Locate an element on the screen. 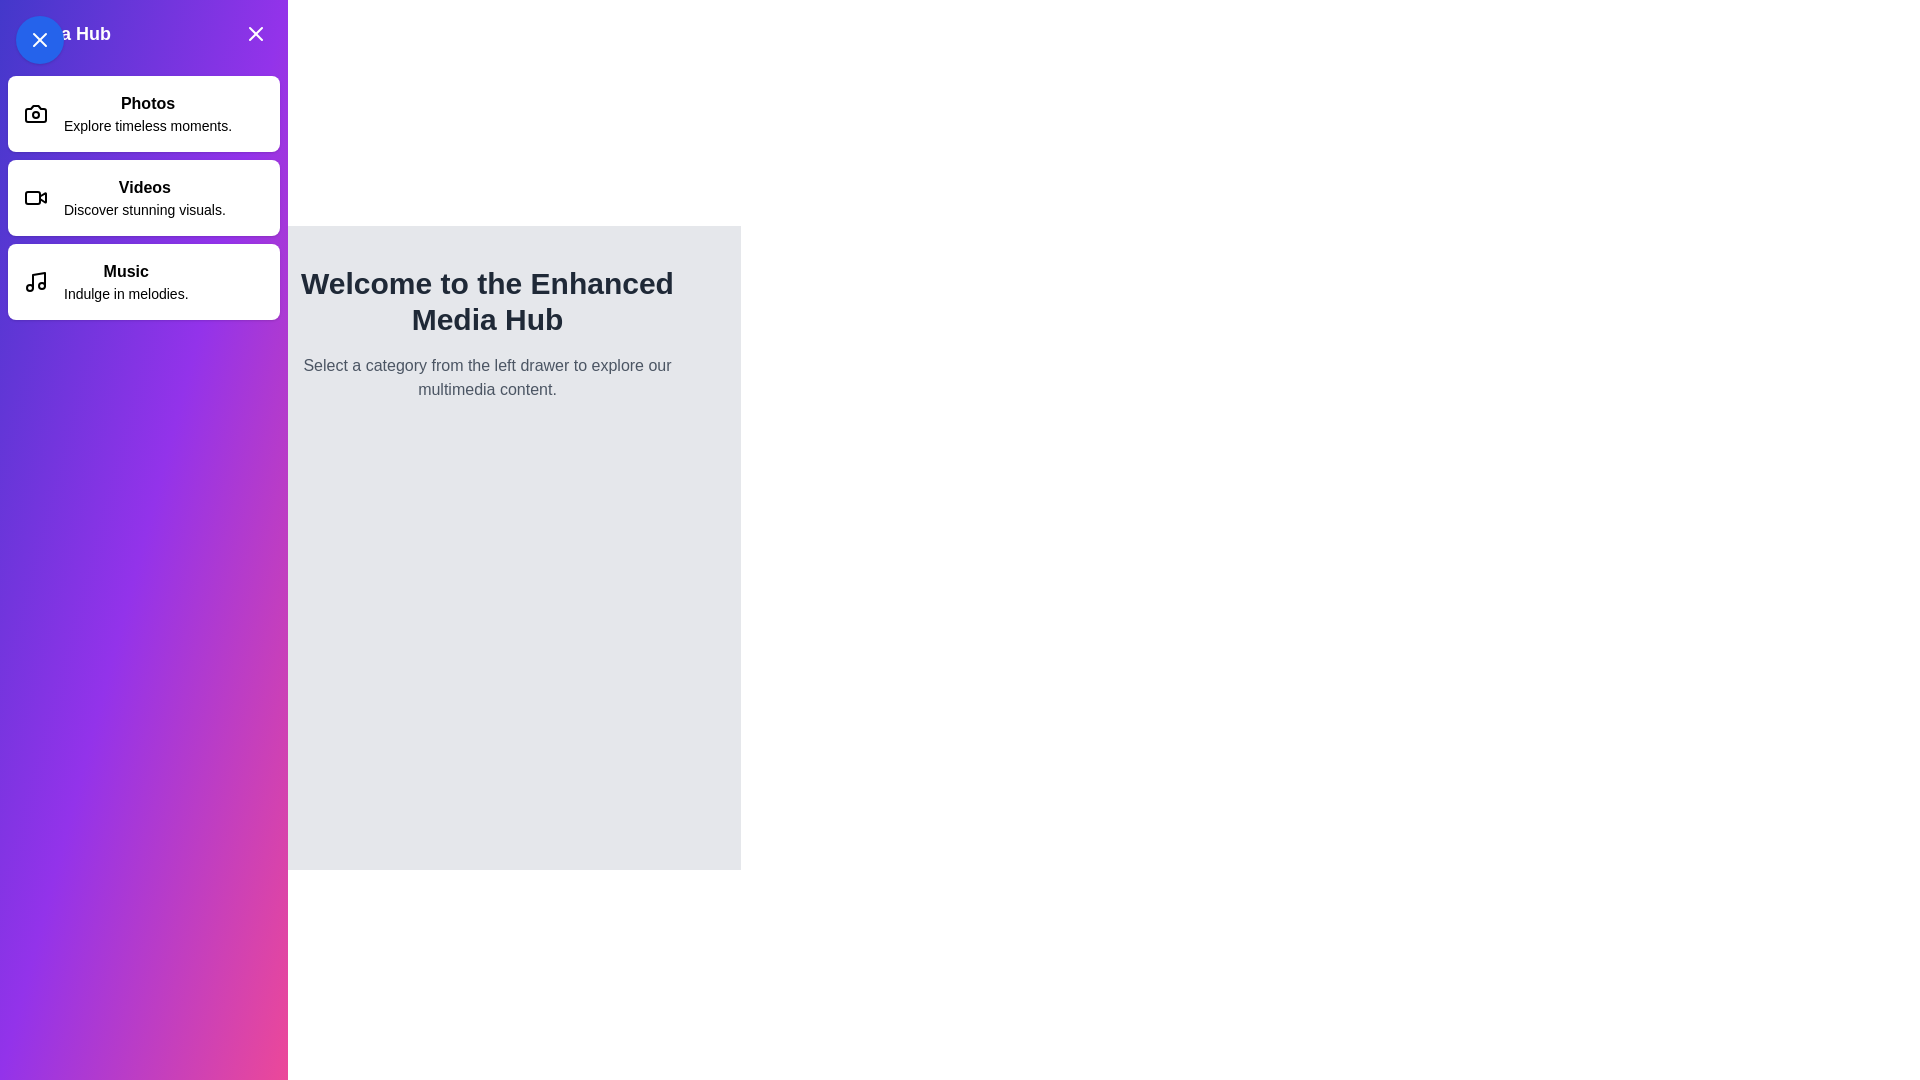 This screenshot has height=1080, width=1920. the 'Media Hub' header text button is located at coordinates (143, 34).